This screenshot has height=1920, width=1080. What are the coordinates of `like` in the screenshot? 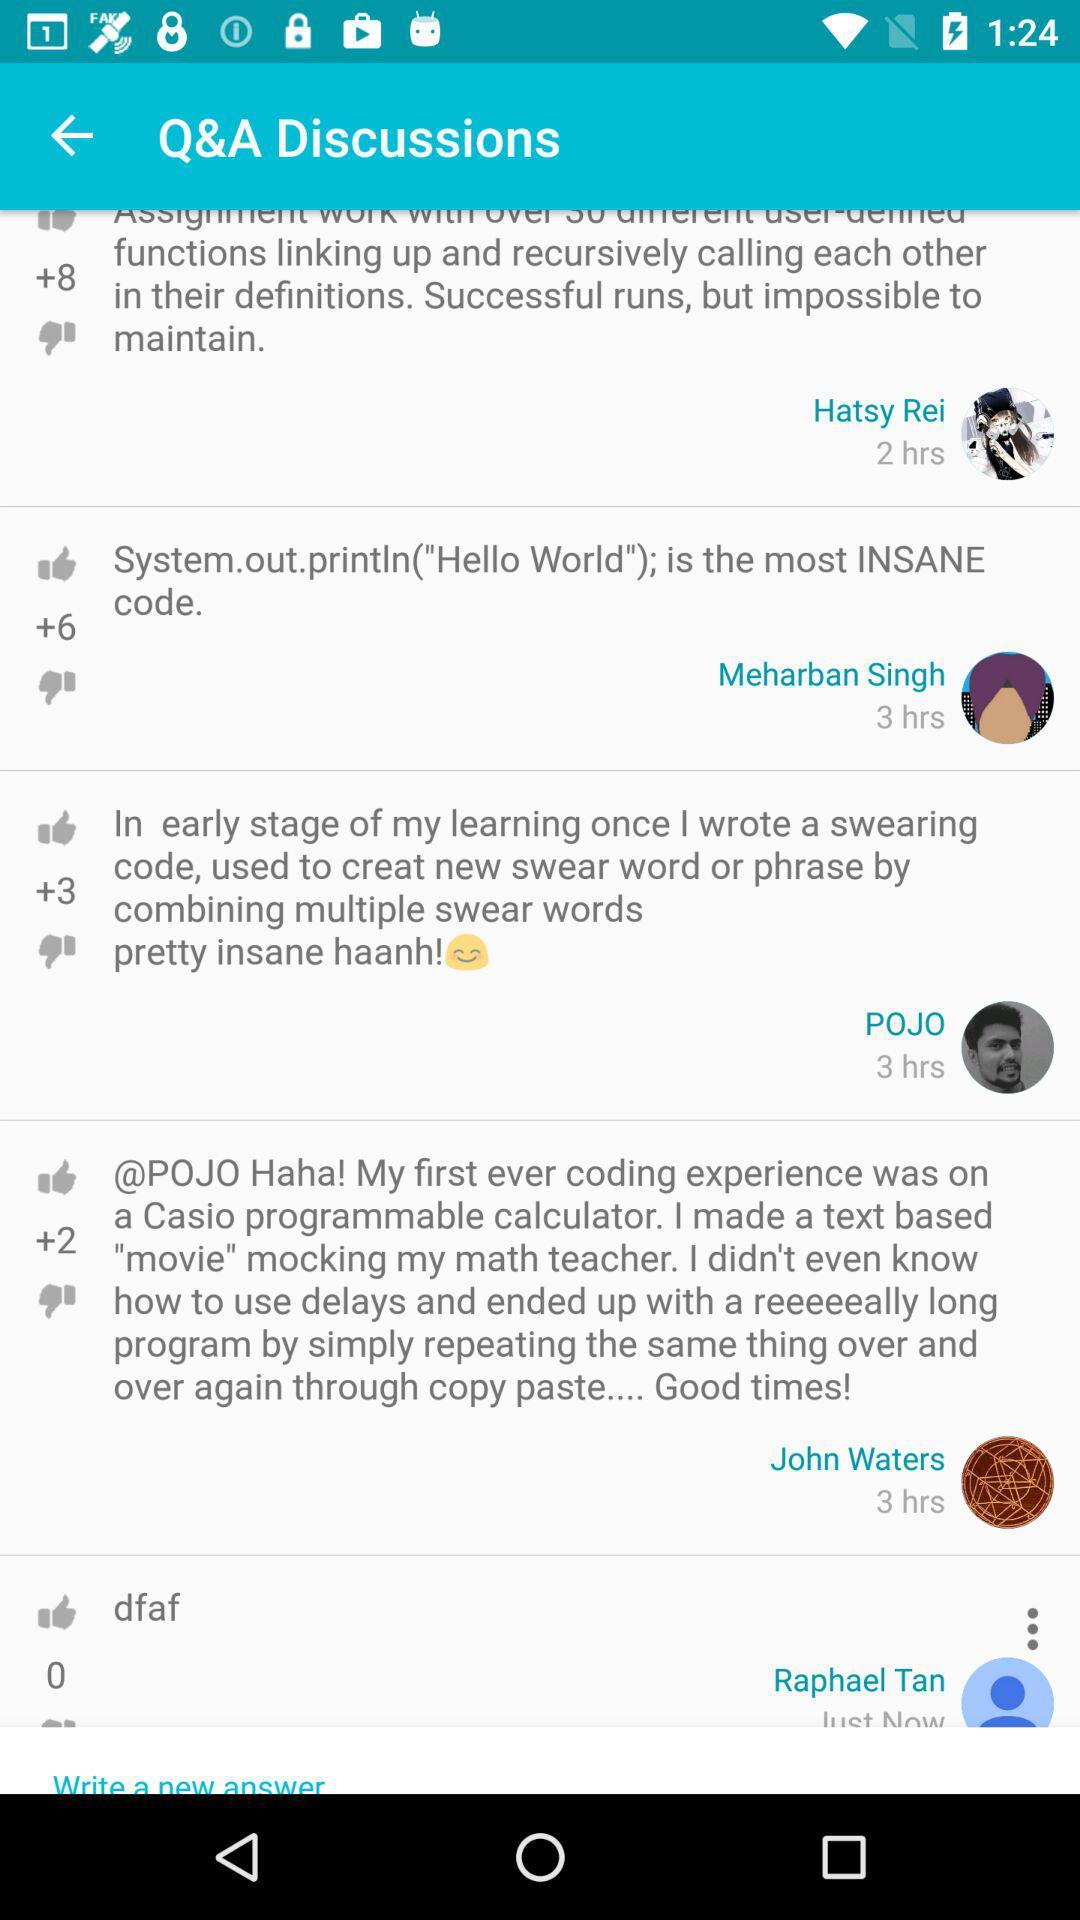 It's located at (55, 950).